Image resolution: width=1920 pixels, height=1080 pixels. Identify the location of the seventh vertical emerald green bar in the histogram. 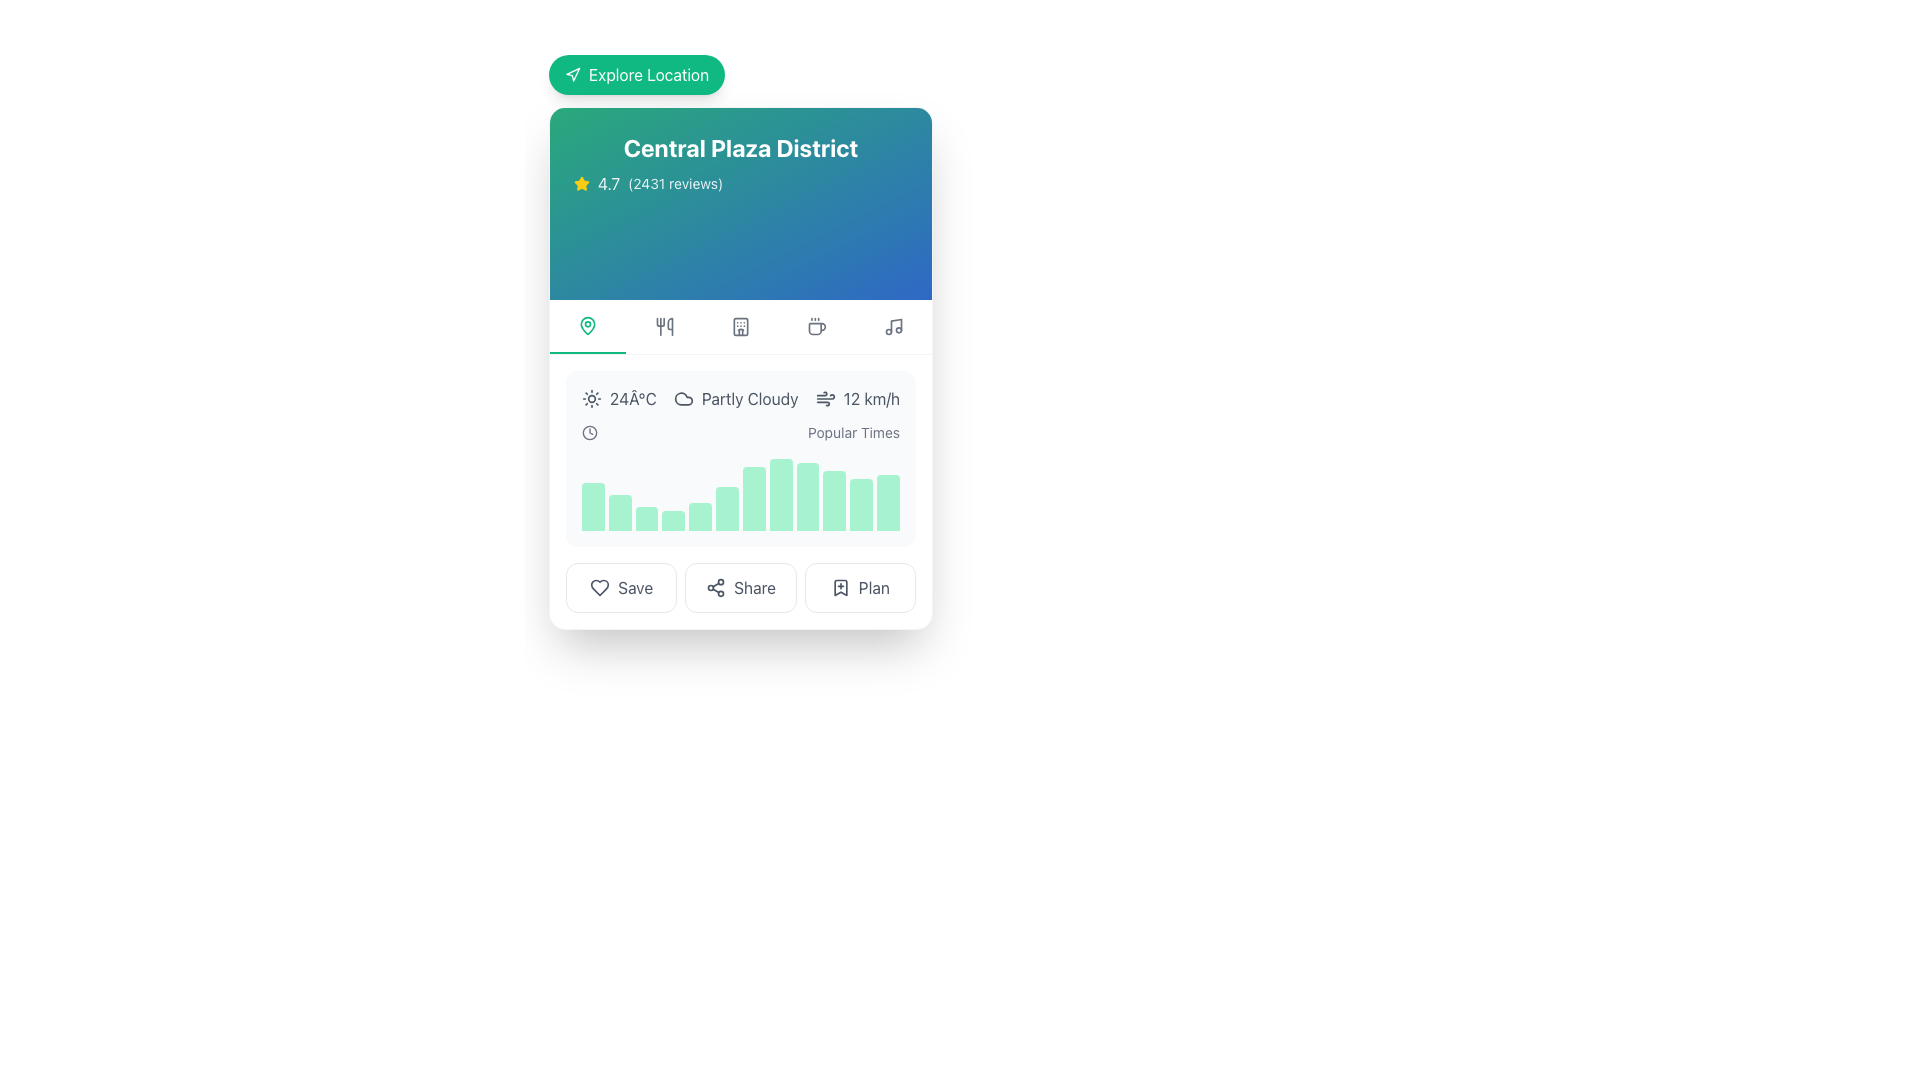
(753, 497).